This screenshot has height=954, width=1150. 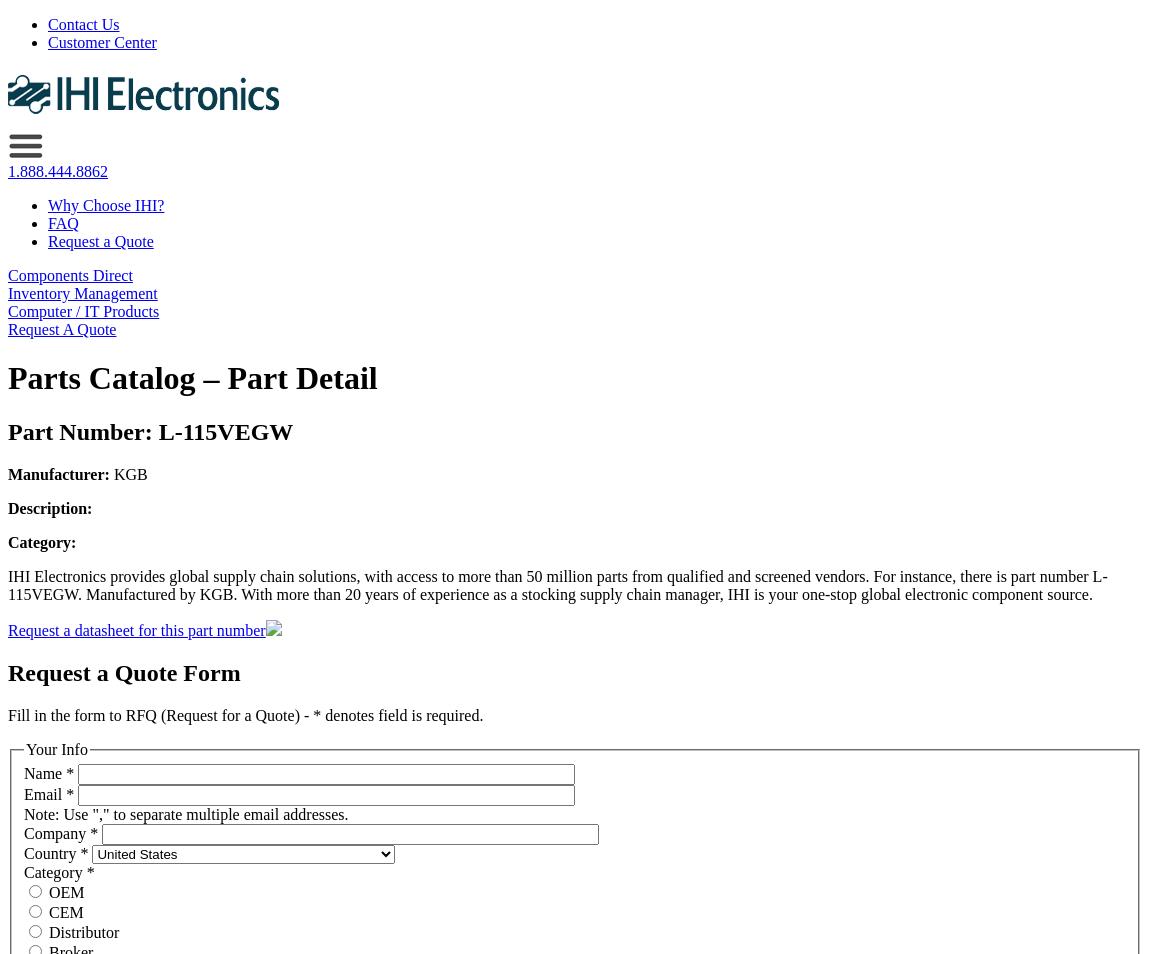 What do you see at coordinates (69, 275) in the screenshot?
I see `'Components Direct'` at bounding box center [69, 275].